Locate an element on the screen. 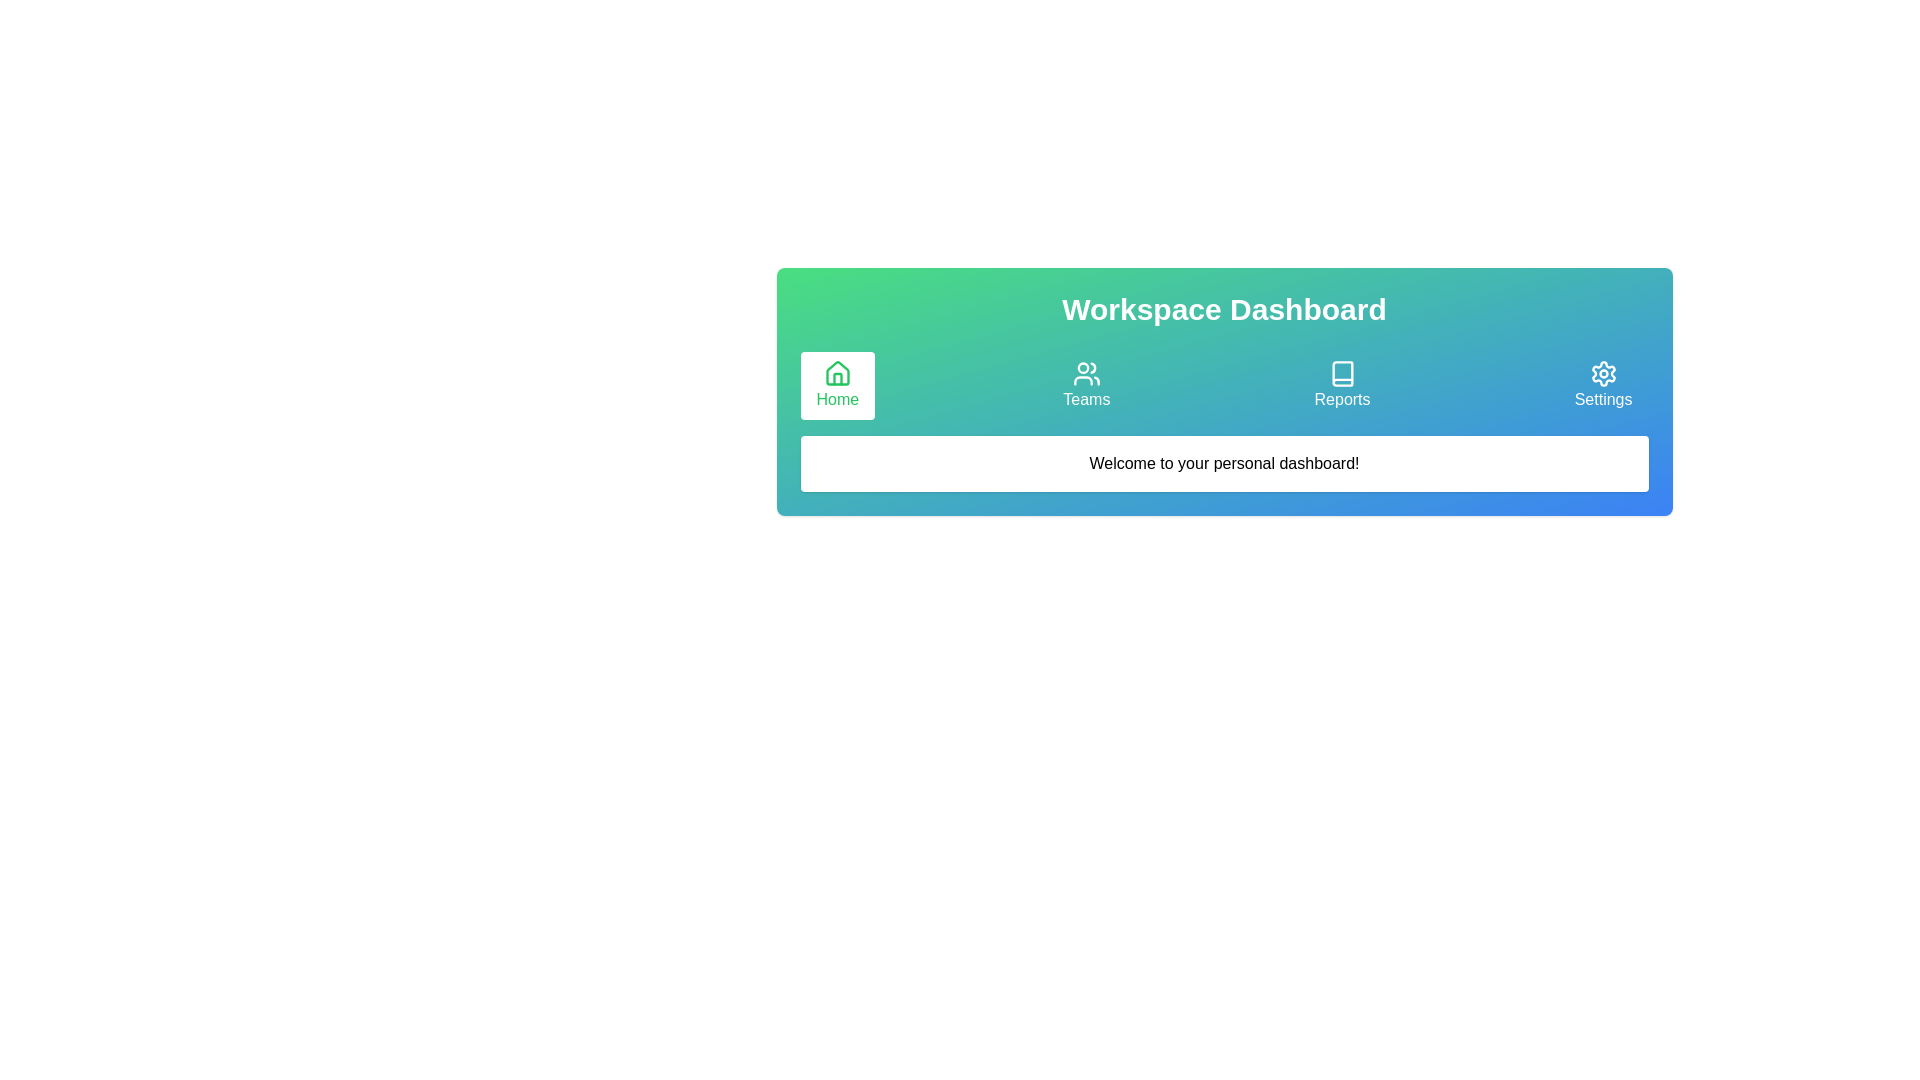  the book-shaped icon in the 'Reports' section of the top navigation menu, located between the 'Teams' and 'Settings' sections is located at coordinates (1342, 374).